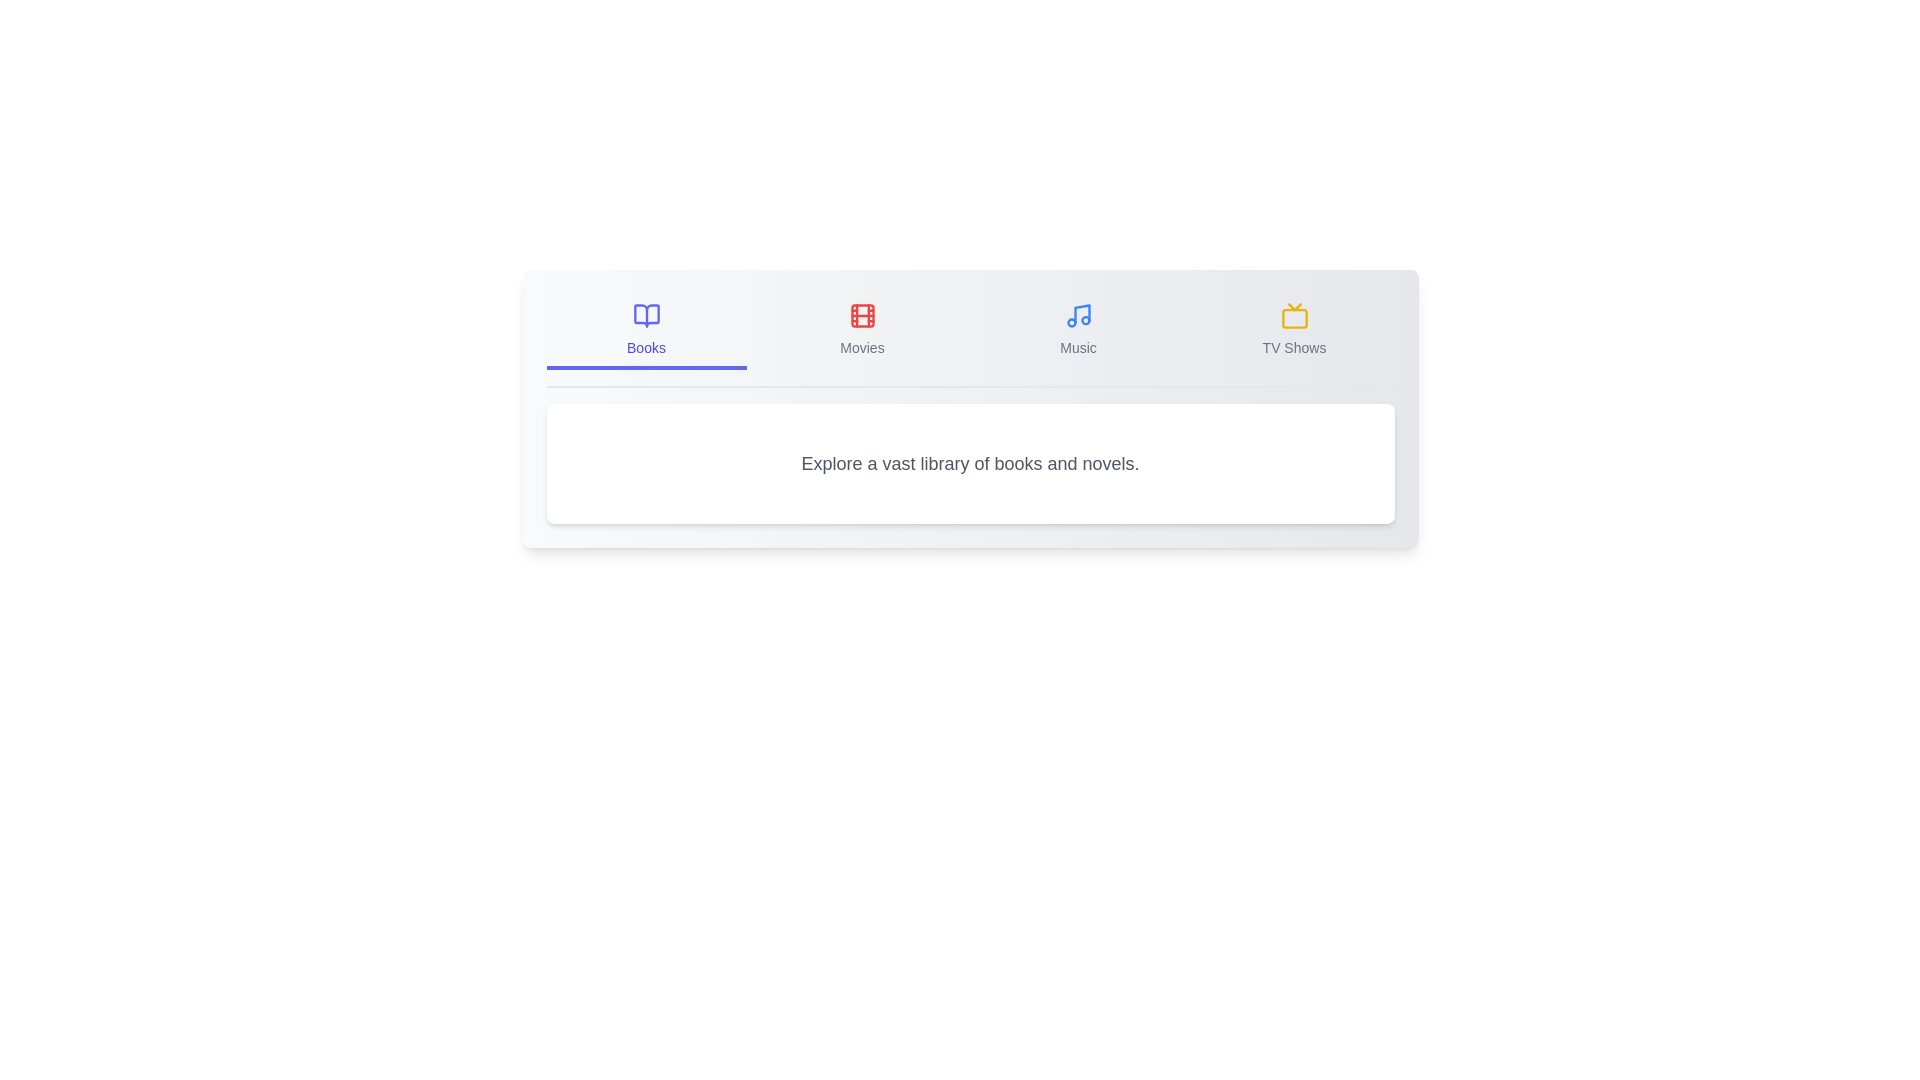  Describe the element at coordinates (1077, 330) in the screenshot. I see `the tab corresponding to Music to view its content` at that location.